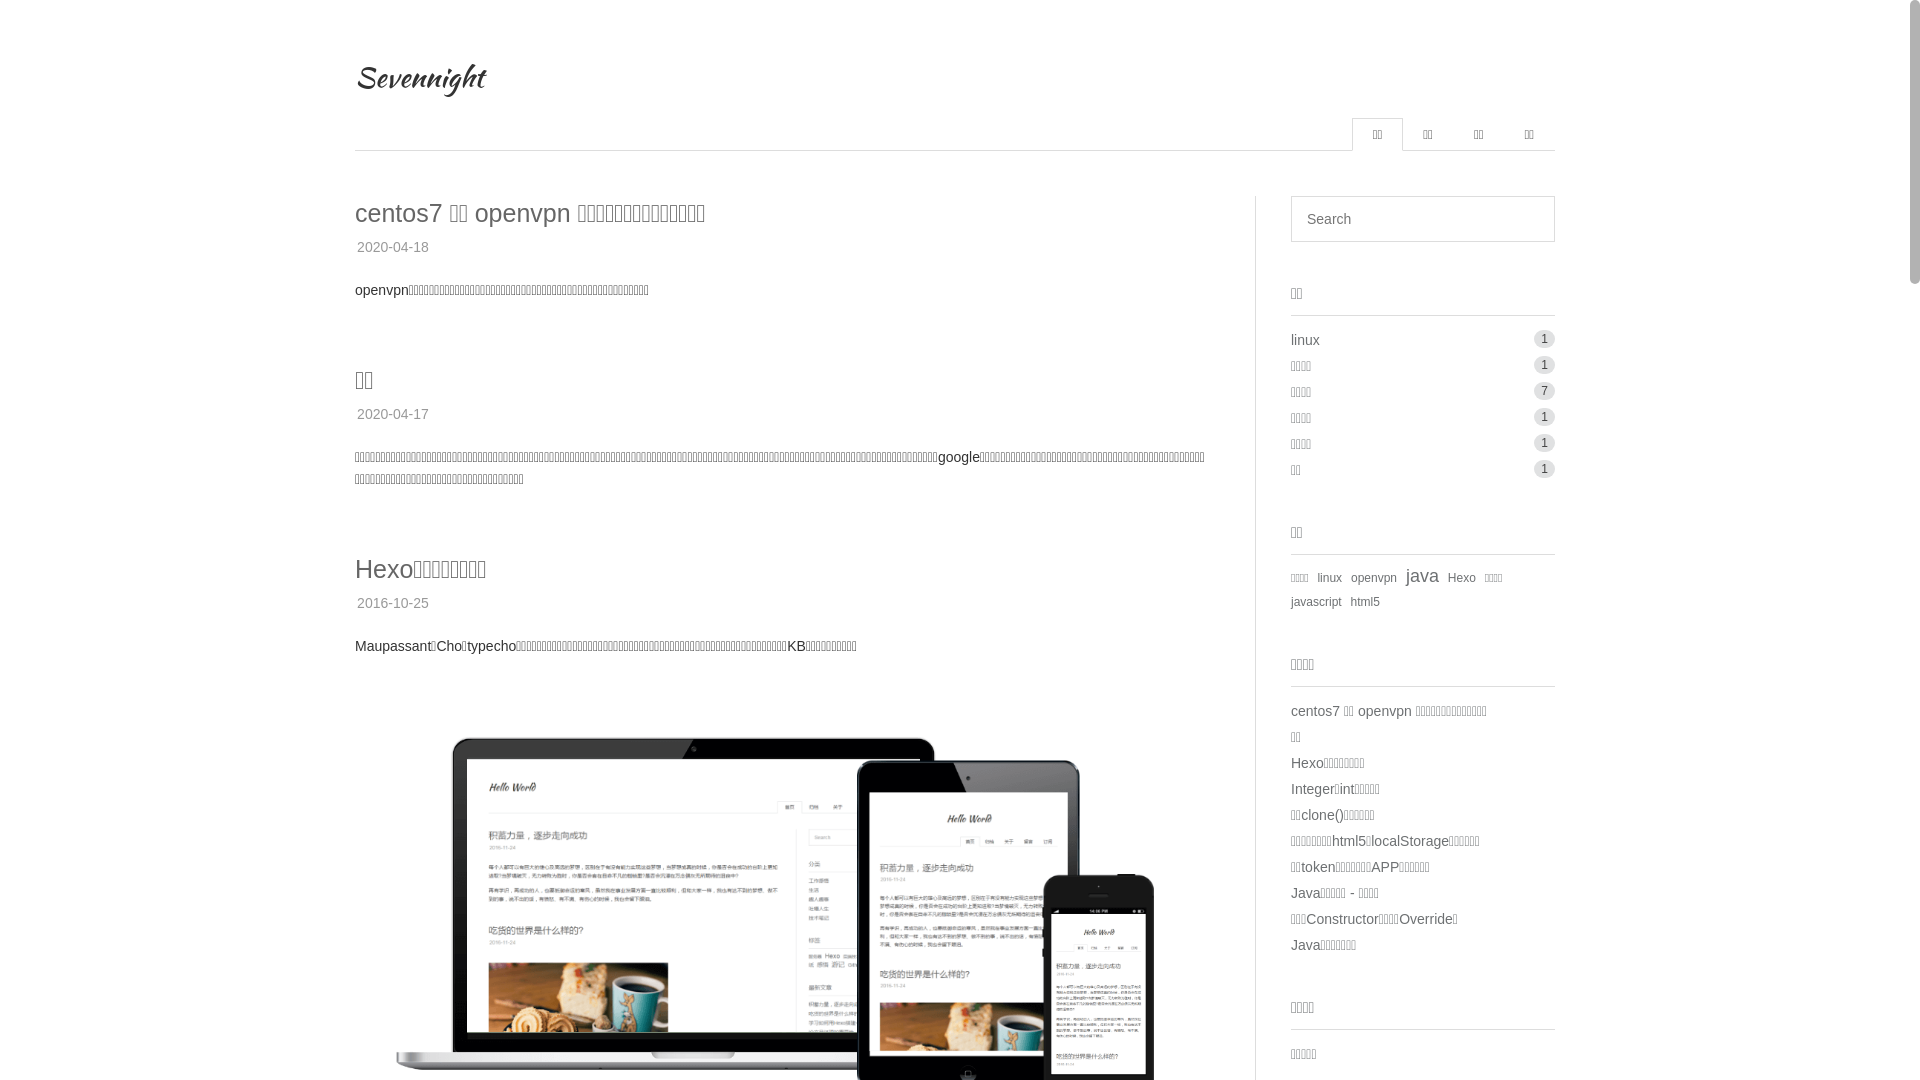  What do you see at coordinates (1462, 578) in the screenshot?
I see `'Hexo'` at bounding box center [1462, 578].